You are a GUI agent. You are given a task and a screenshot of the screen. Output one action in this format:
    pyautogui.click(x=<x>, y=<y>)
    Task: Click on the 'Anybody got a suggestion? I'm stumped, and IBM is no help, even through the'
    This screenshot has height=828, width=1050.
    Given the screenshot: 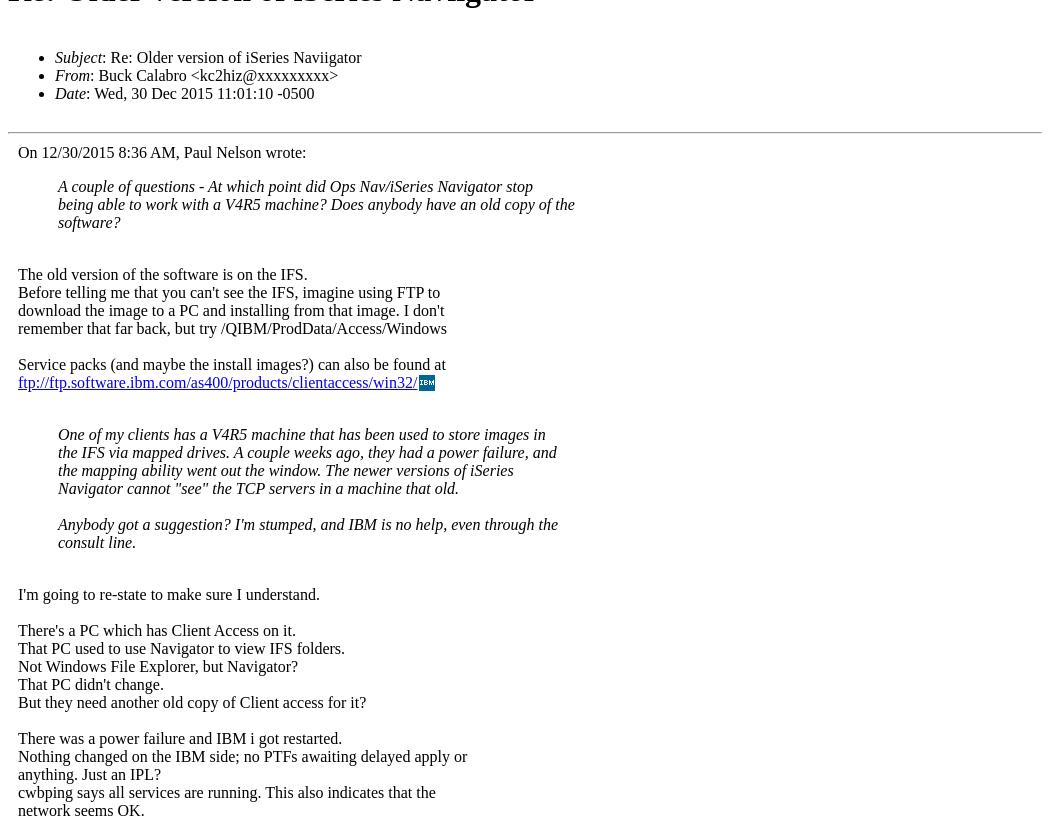 What is the action you would take?
    pyautogui.click(x=307, y=523)
    